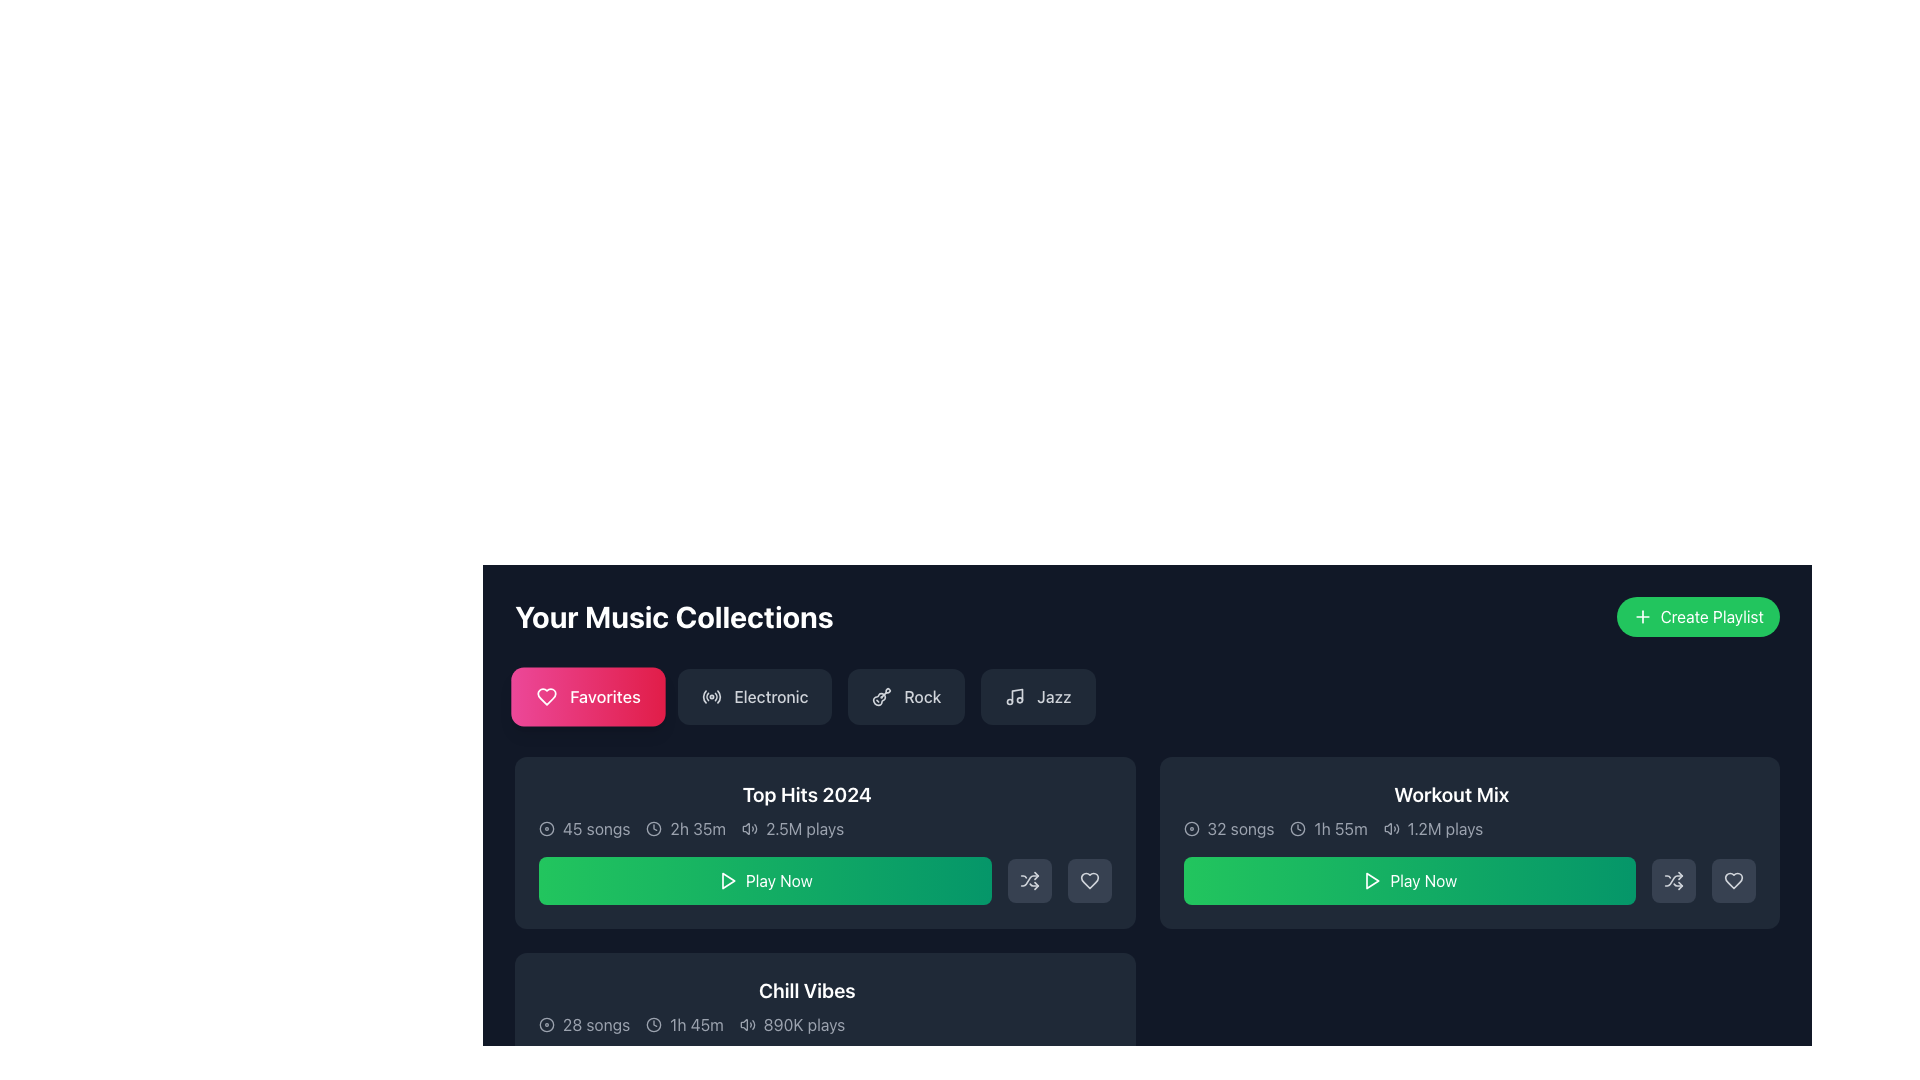 The image size is (1920, 1080). Describe the element at coordinates (583, 829) in the screenshot. I see `the text label displaying '45 songs' with the accompanying circular icon resembling a CD, located in the first card of the music collections section` at that location.